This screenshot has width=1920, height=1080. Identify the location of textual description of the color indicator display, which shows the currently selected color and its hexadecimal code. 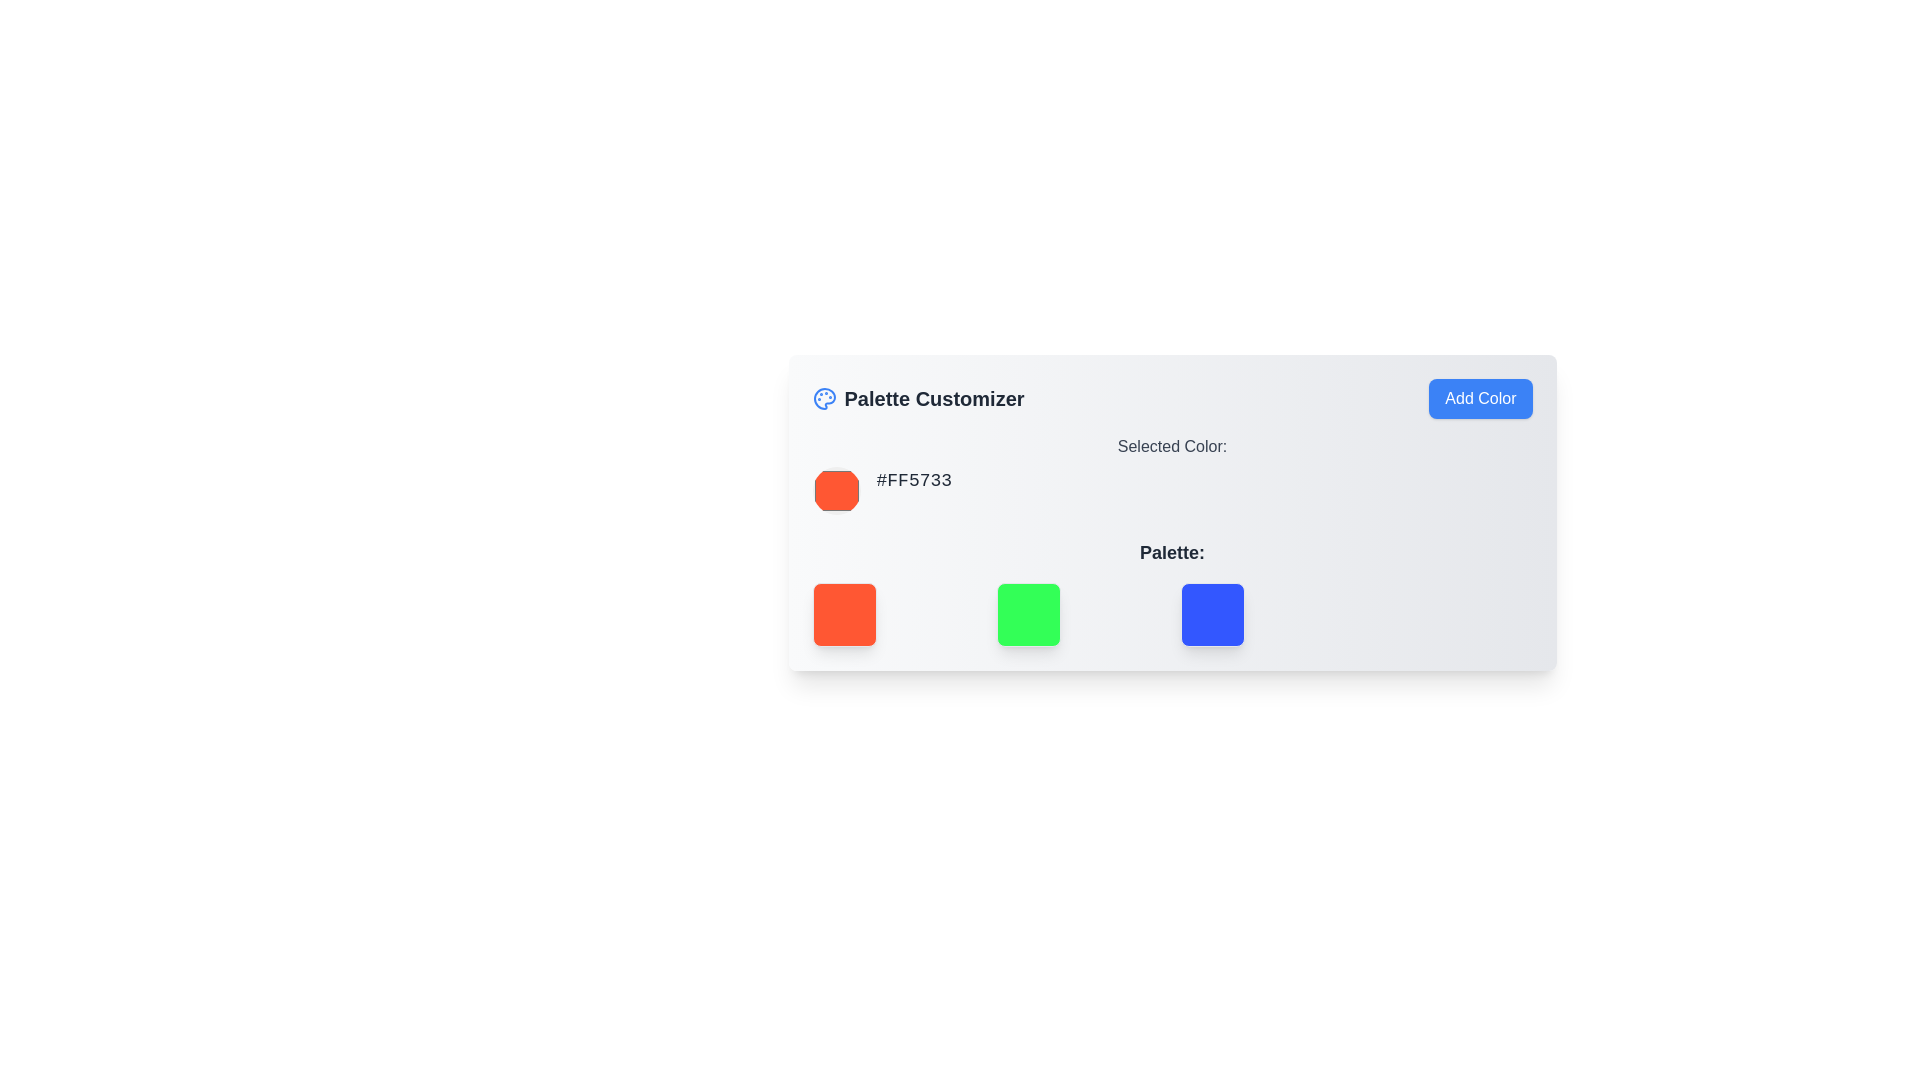
(1172, 474).